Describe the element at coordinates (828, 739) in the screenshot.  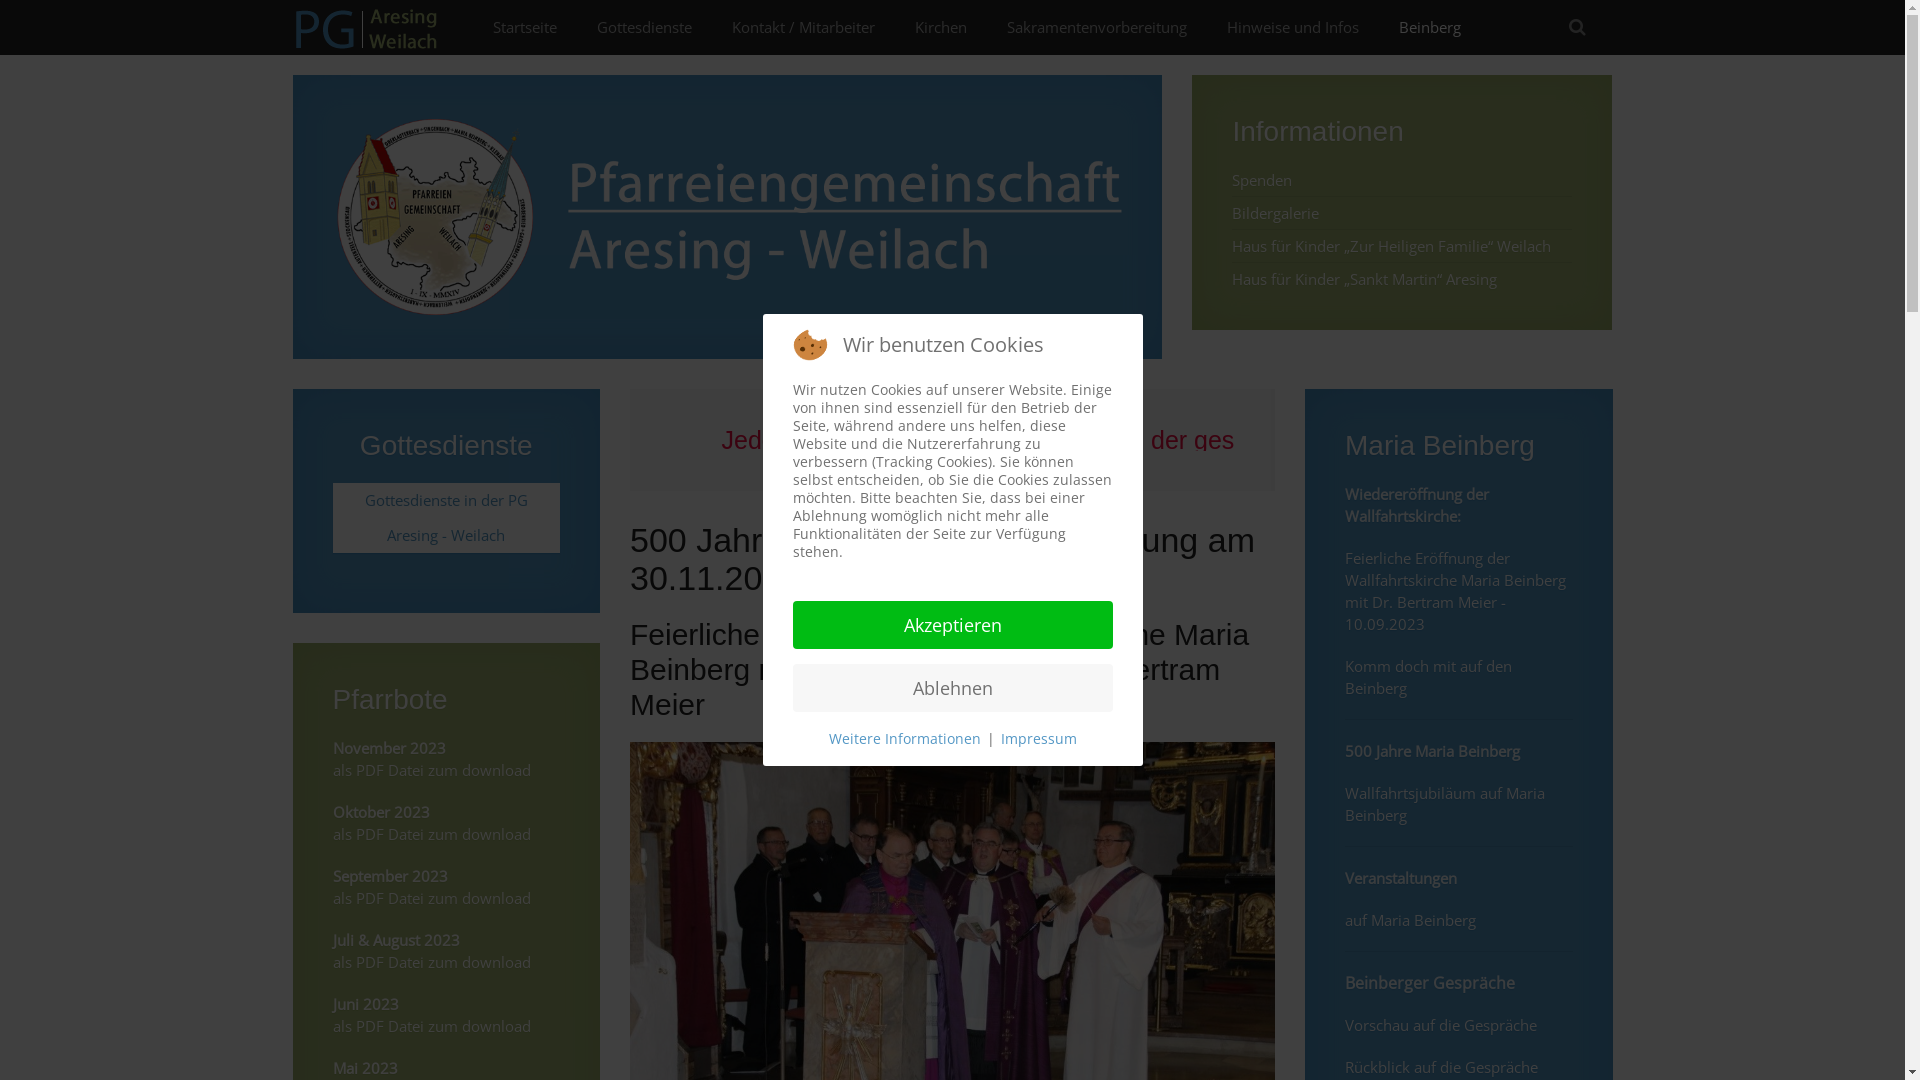
I see `'Weitere Informationen'` at that location.